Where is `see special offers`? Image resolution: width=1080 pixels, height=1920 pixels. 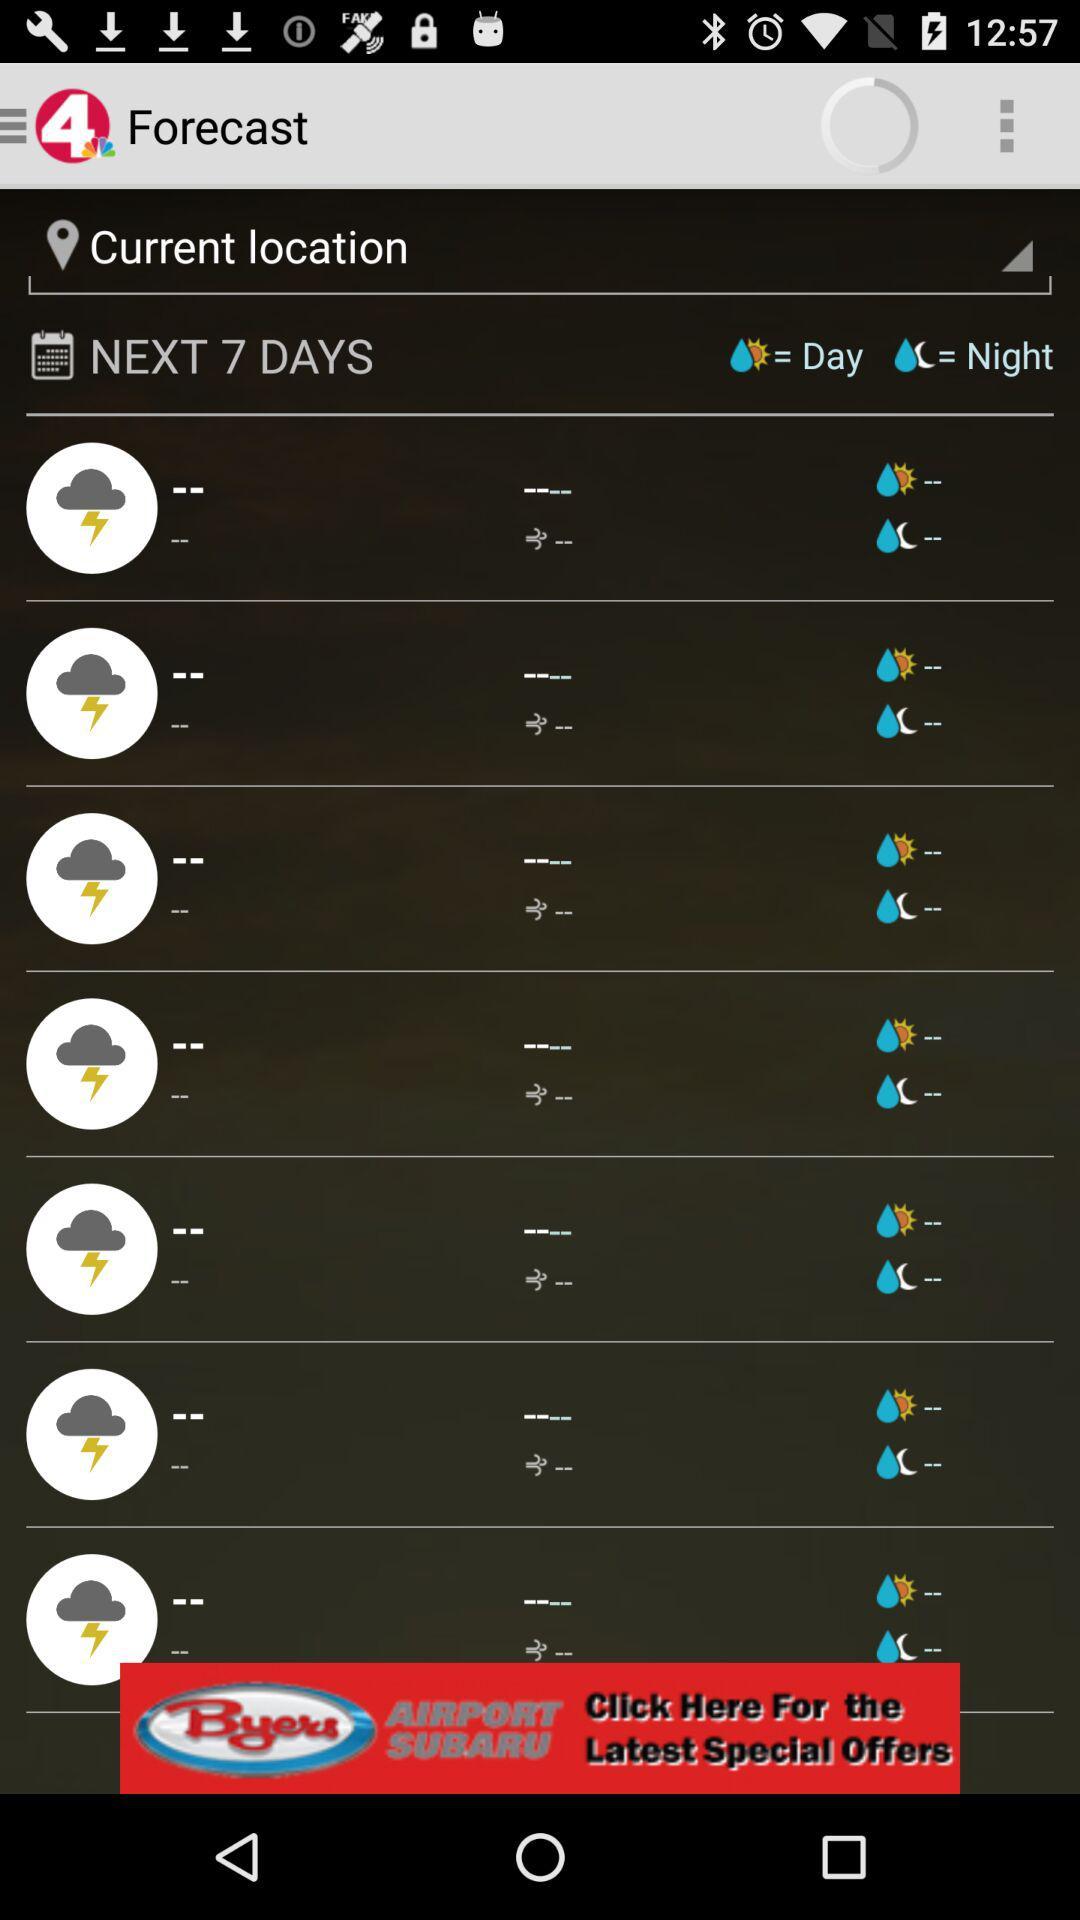
see special offers is located at coordinates (540, 1727).